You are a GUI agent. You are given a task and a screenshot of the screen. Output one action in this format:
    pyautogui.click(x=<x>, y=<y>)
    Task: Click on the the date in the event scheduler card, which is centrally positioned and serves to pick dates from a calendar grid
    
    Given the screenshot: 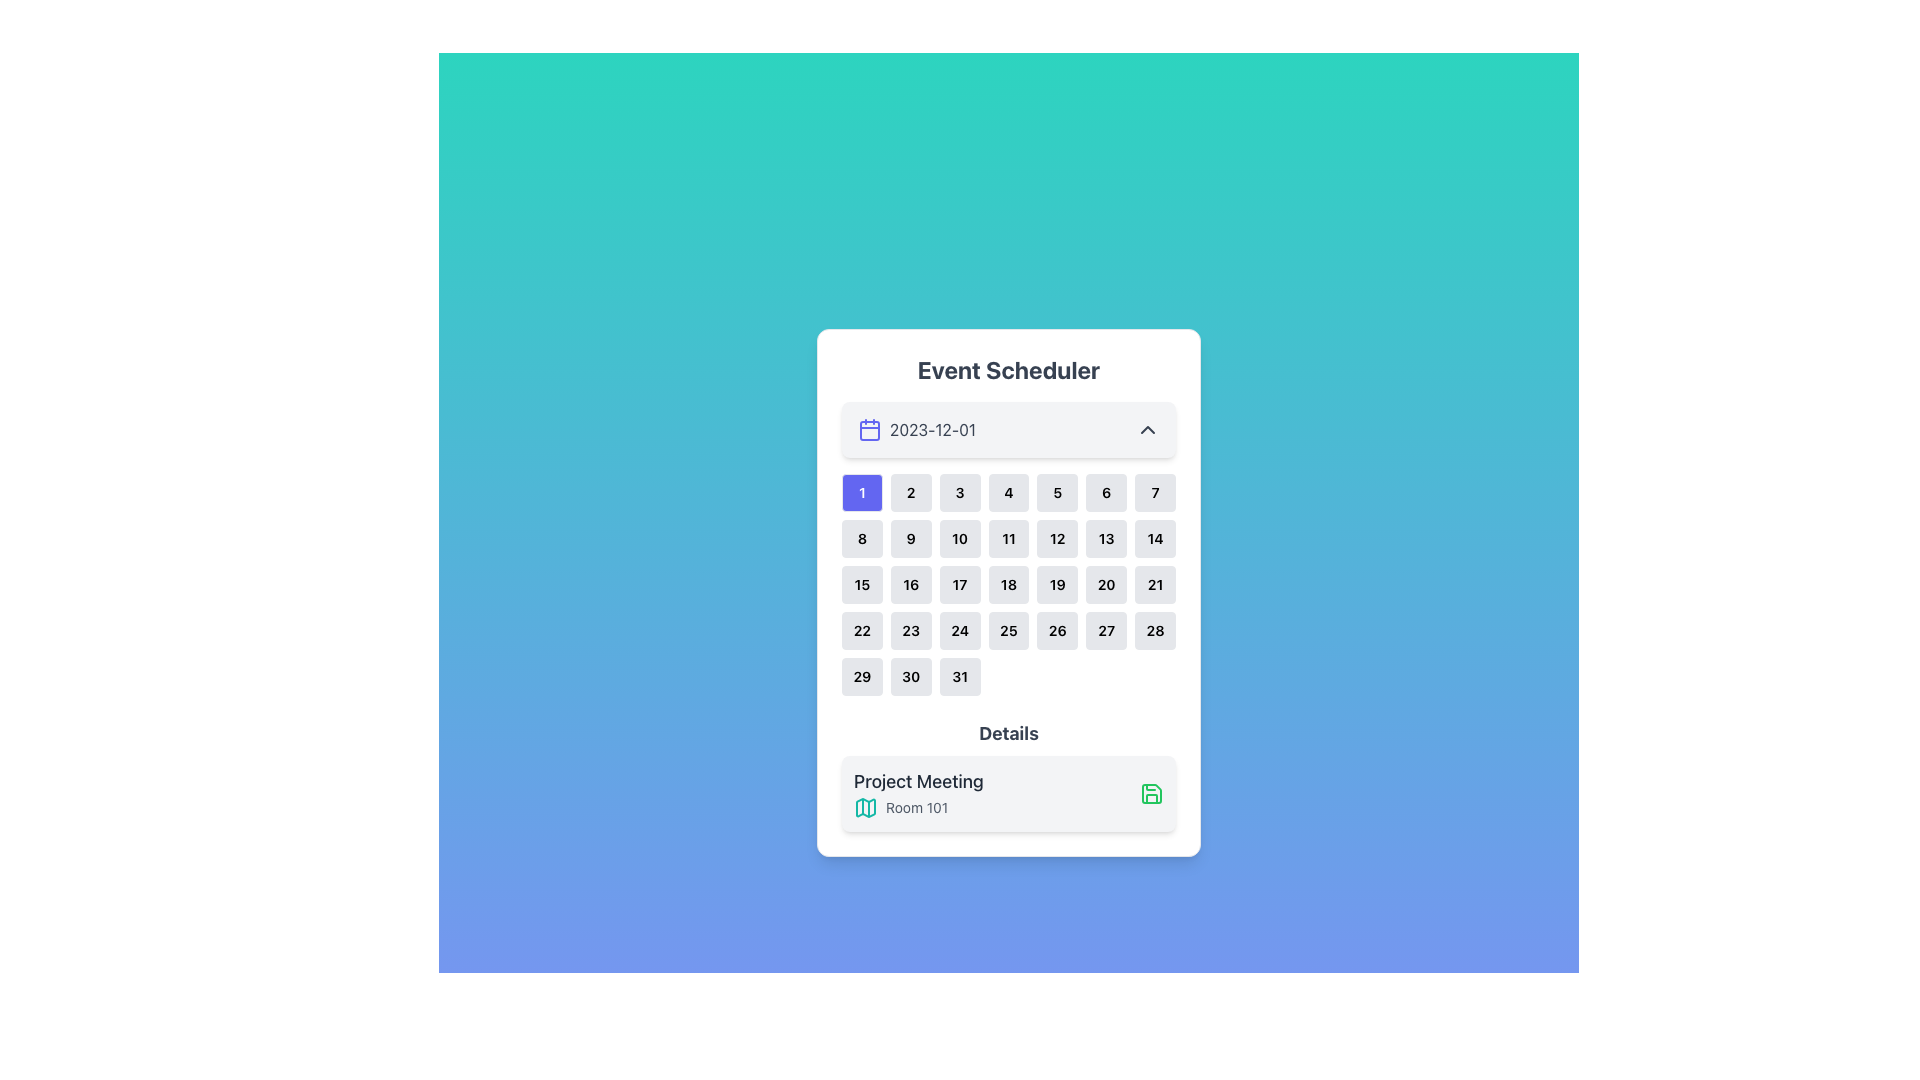 What is the action you would take?
    pyautogui.click(x=1008, y=592)
    